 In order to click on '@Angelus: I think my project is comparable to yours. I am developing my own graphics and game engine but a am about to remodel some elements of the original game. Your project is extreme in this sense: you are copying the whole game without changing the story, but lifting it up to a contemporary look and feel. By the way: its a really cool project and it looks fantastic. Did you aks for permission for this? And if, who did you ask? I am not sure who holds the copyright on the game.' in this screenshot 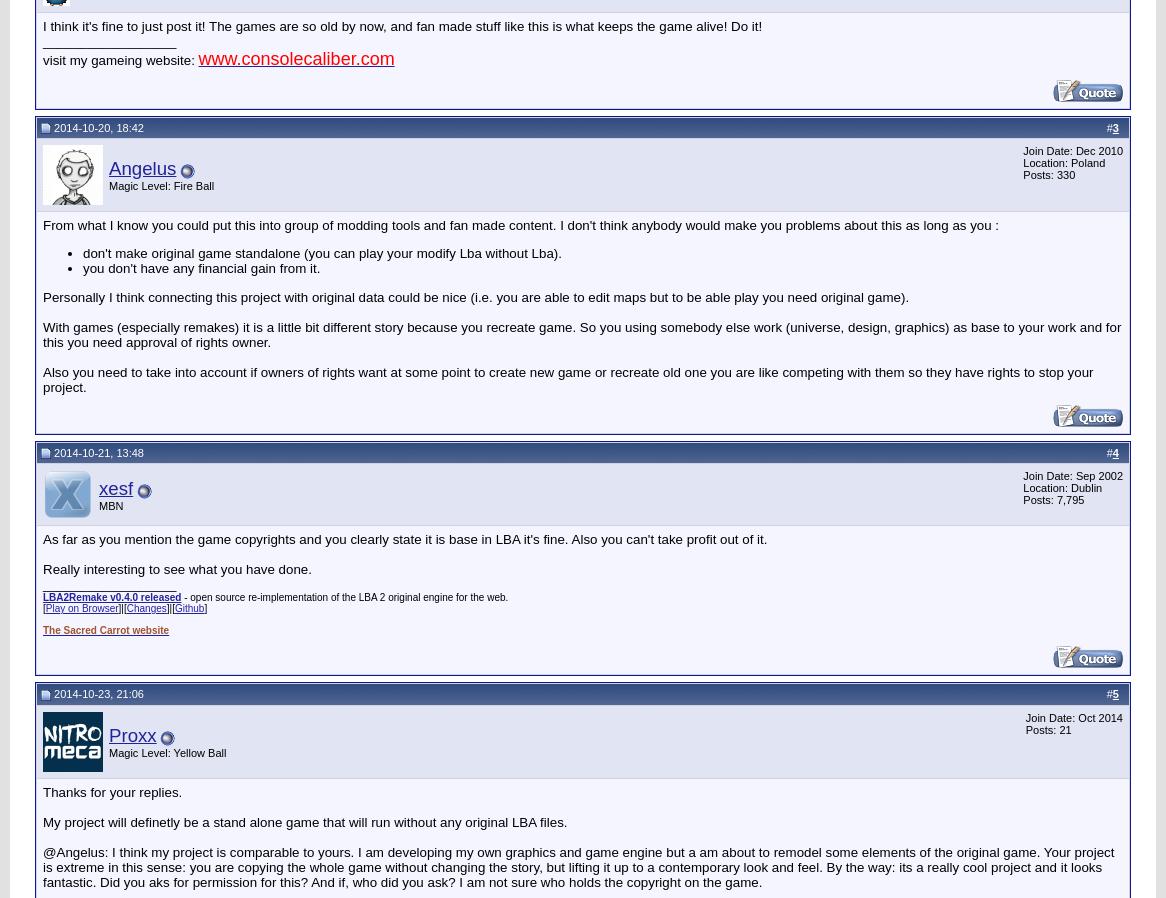, I will do `click(577, 866)`.